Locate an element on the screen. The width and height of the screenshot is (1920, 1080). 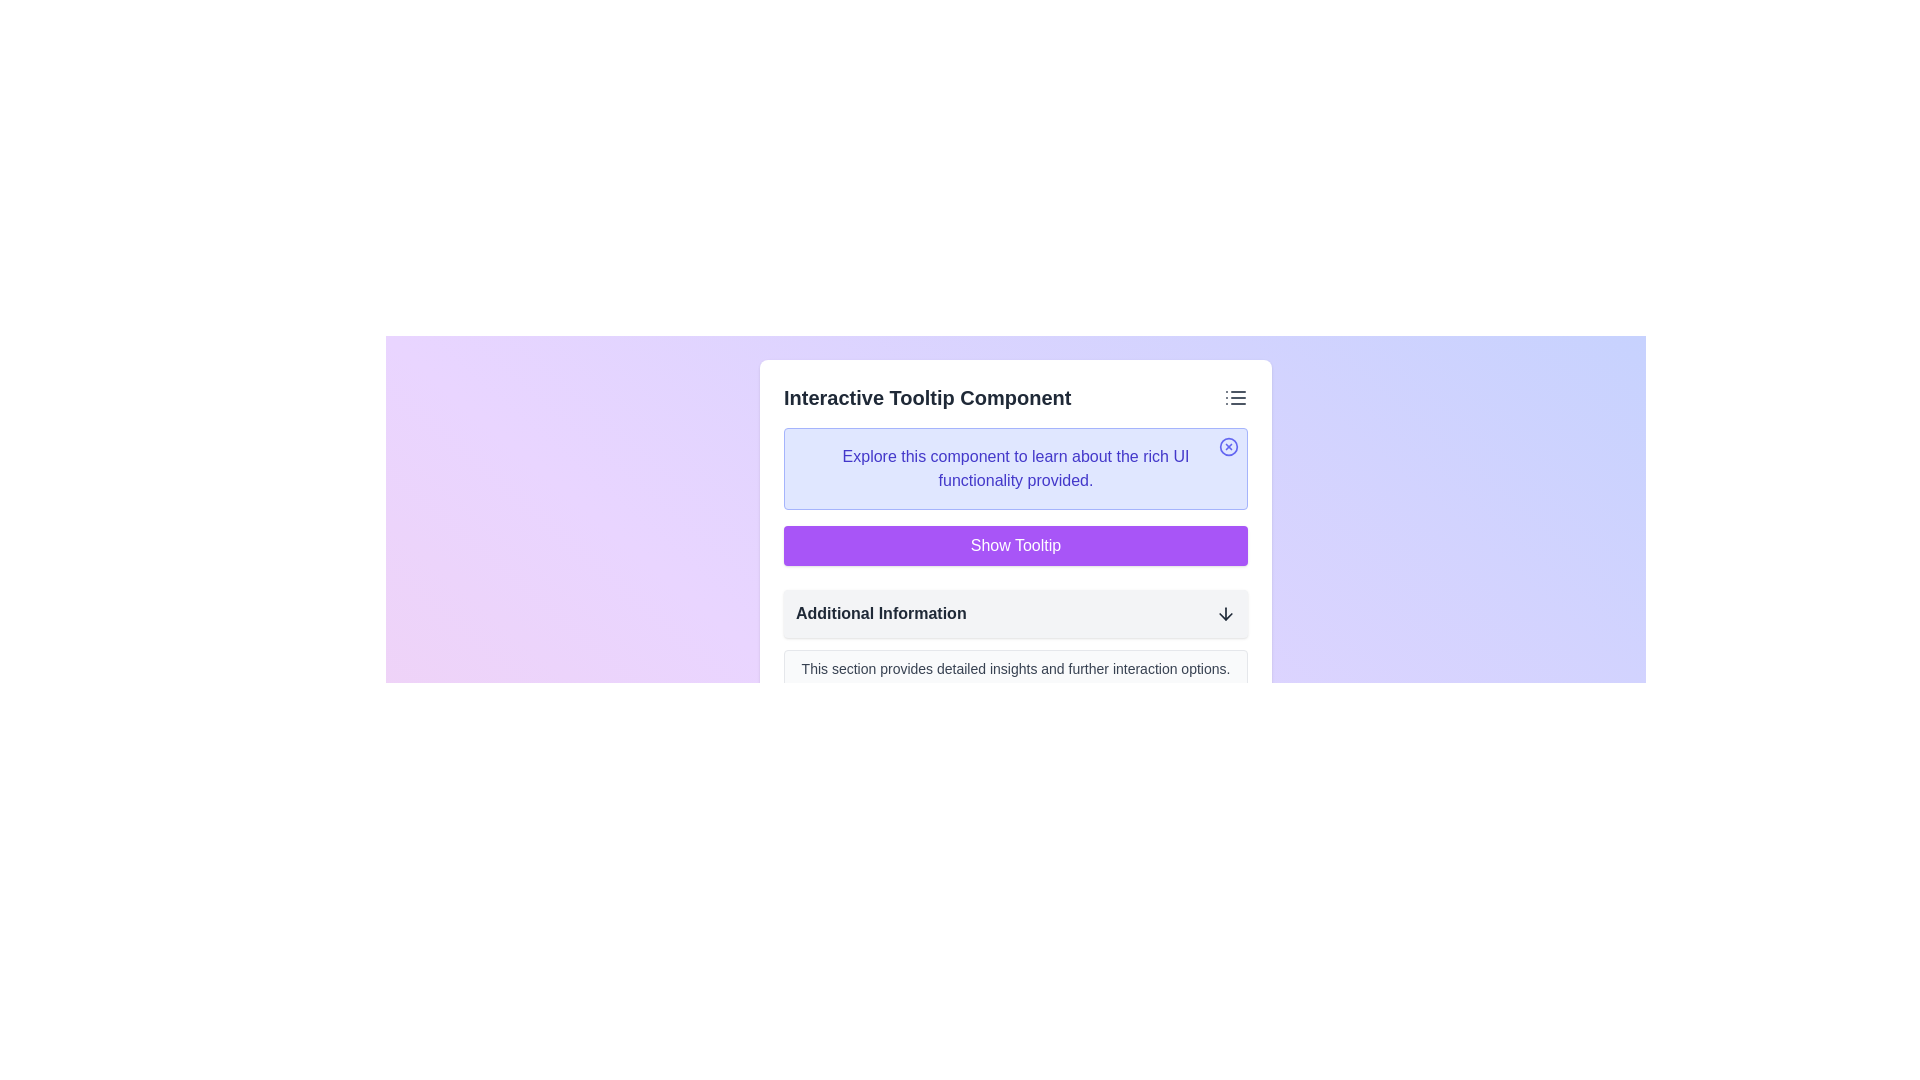
the Text label that provides additional descriptive text within the 'Additional Information' section, located below the 'Show Tooltip' purple button is located at coordinates (1016, 668).